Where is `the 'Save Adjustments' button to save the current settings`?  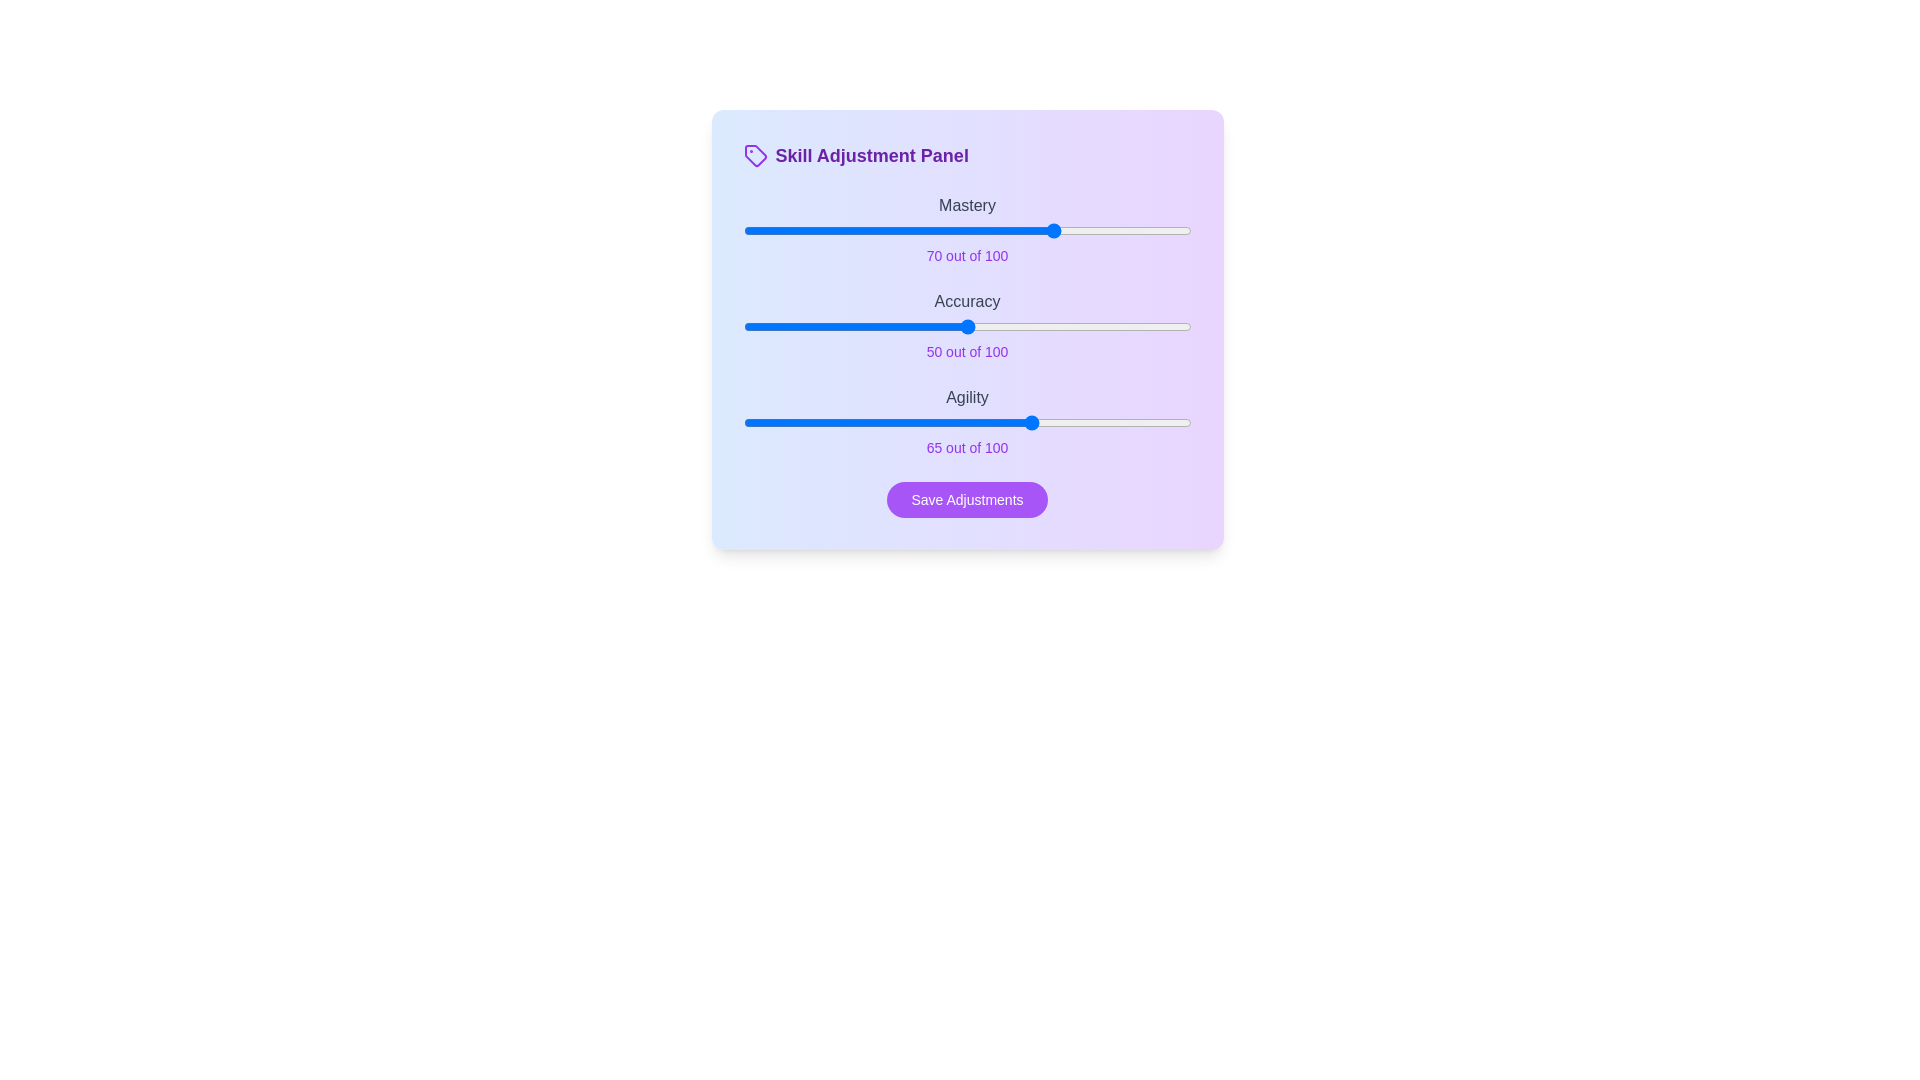
the 'Save Adjustments' button to save the current settings is located at coordinates (967, 499).